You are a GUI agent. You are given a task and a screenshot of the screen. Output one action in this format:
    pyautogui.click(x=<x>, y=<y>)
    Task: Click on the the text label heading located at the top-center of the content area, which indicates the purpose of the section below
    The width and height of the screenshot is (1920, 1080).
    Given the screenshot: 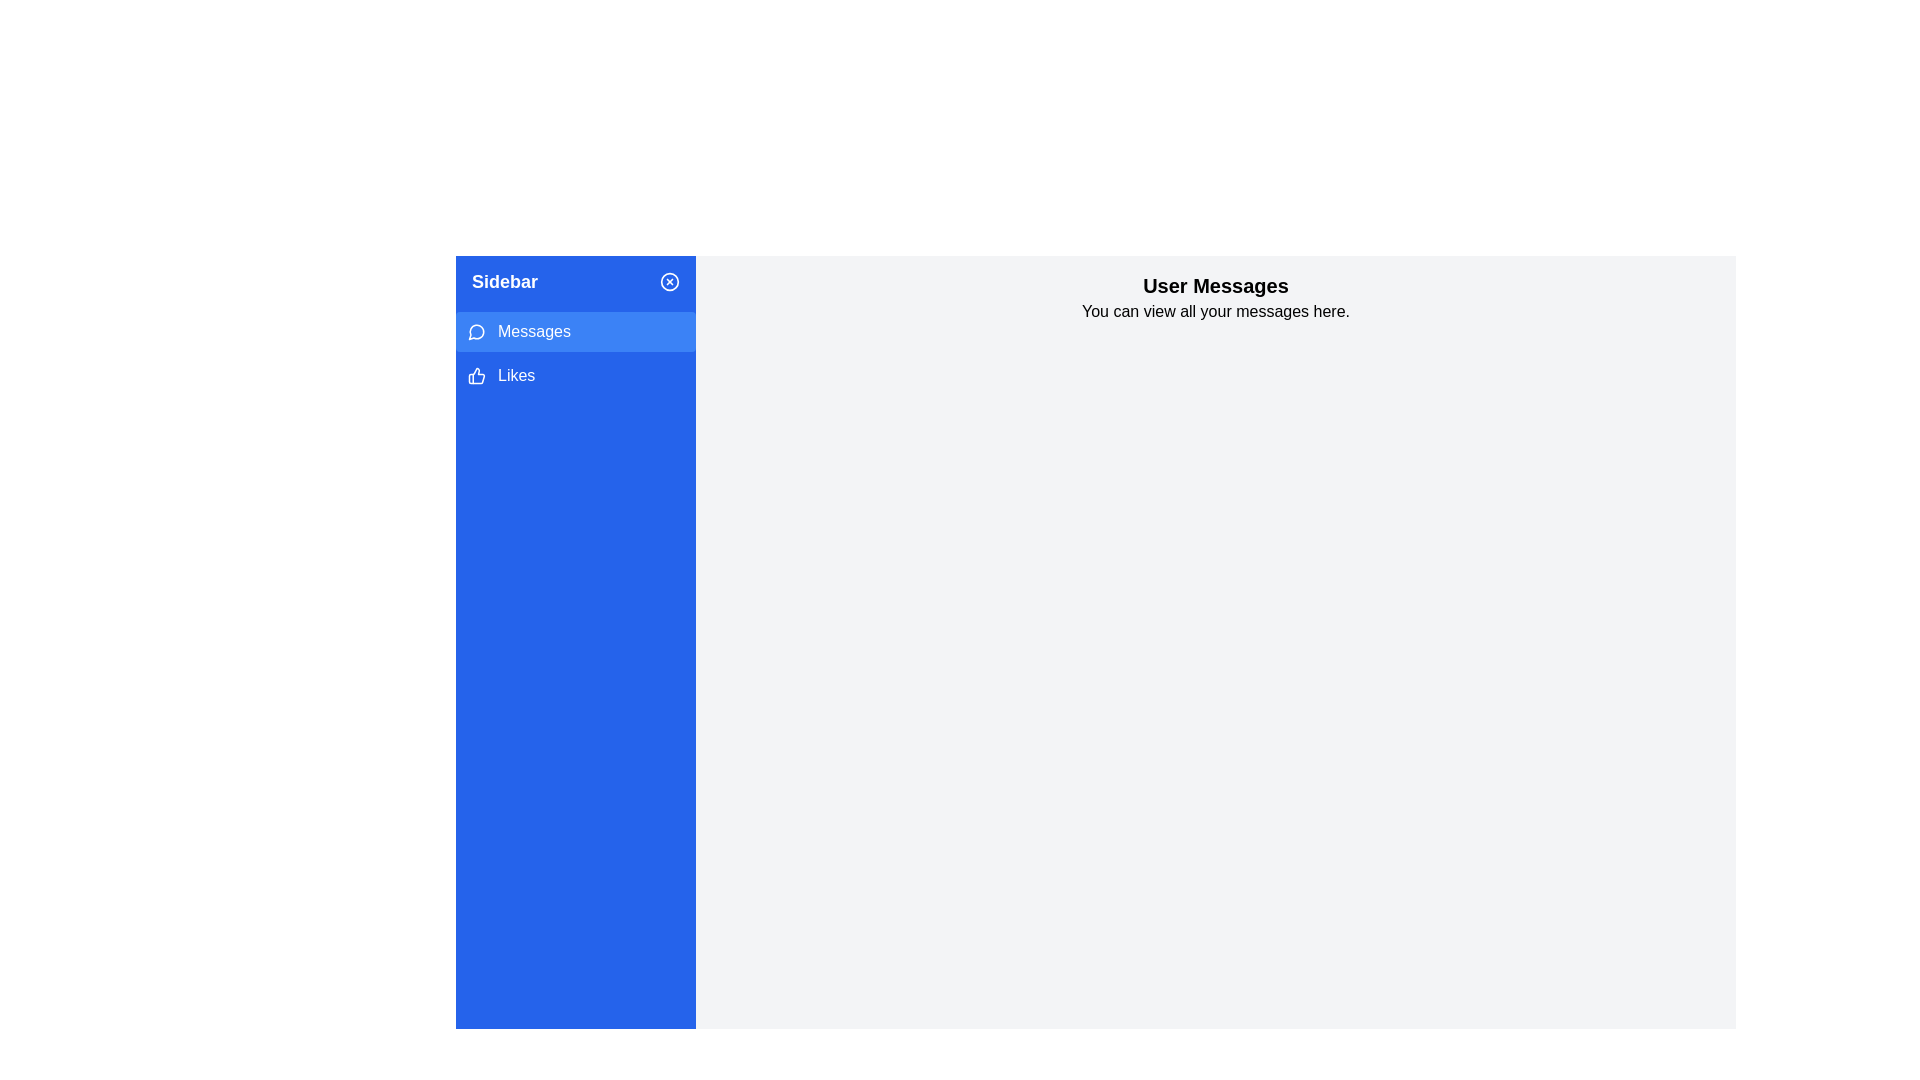 What is the action you would take?
    pyautogui.click(x=1214, y=285)
    